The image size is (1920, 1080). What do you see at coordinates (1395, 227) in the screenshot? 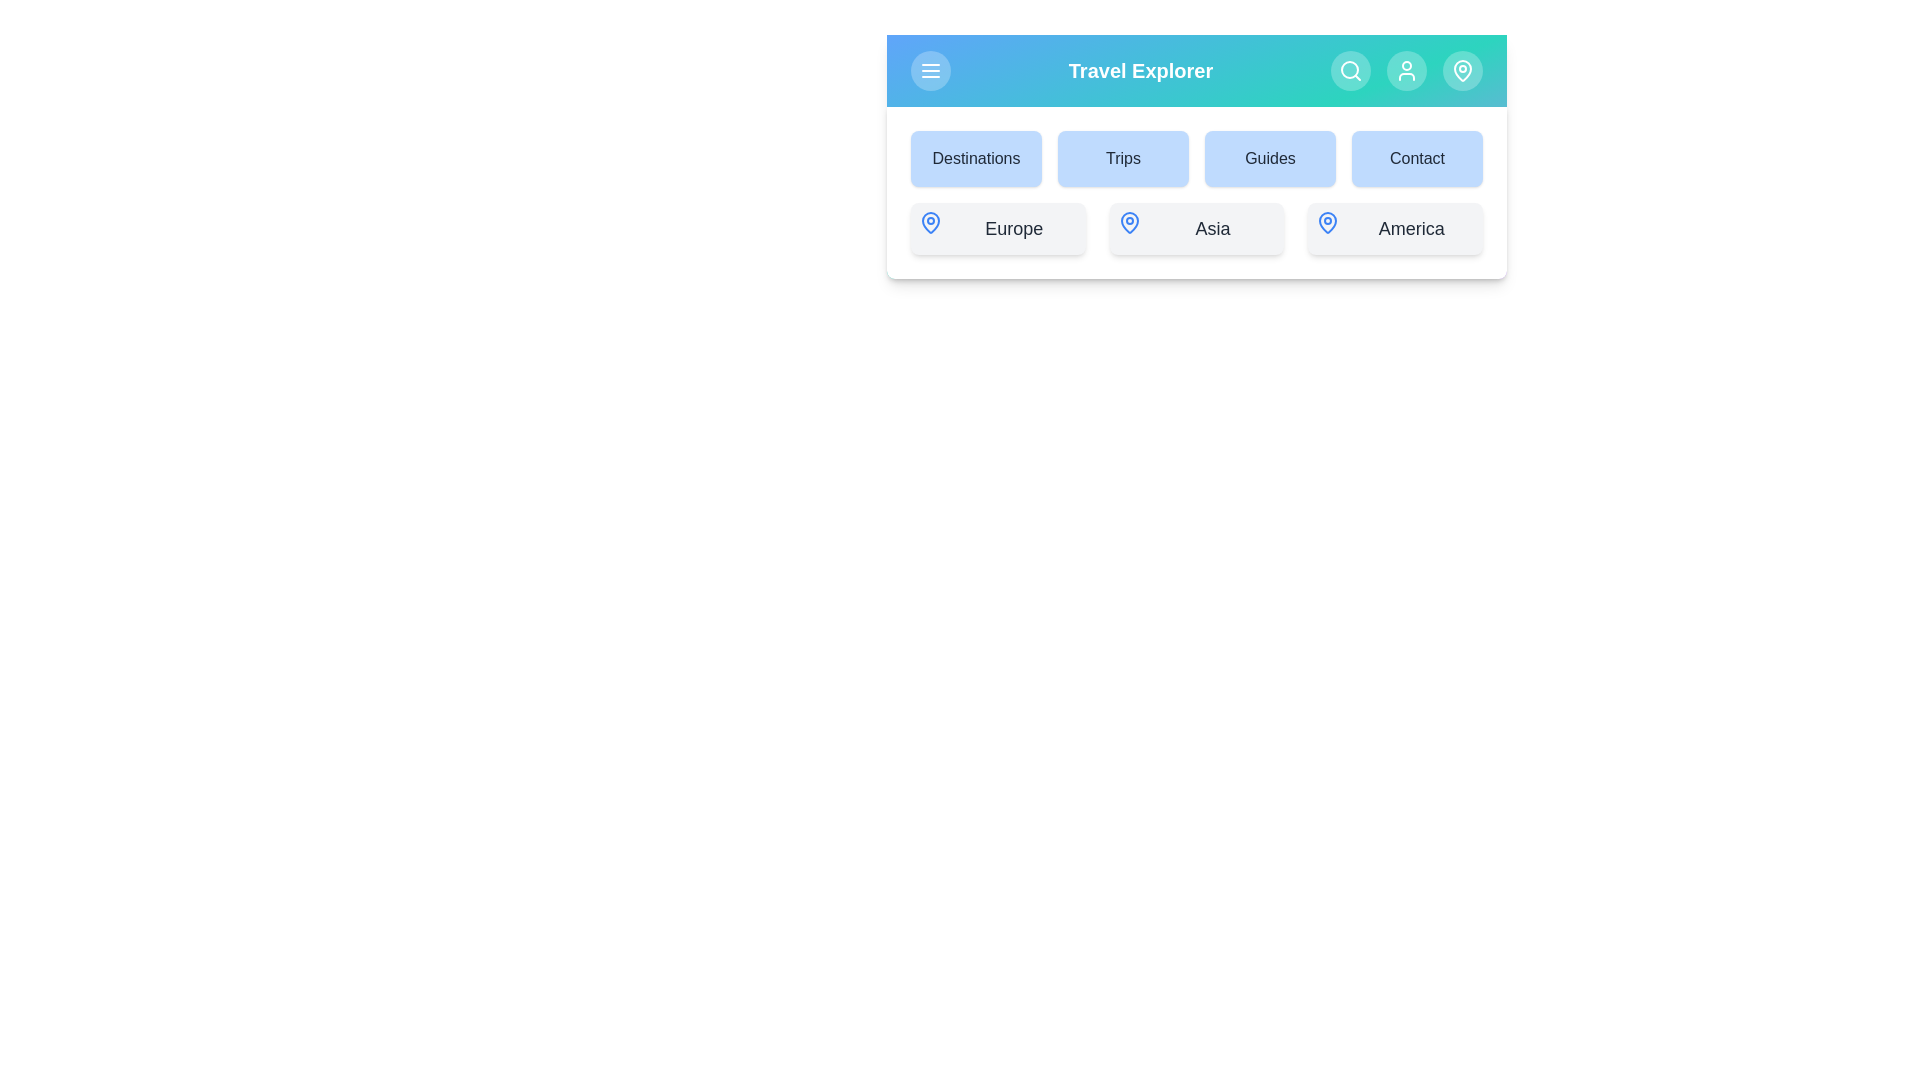
I see `the America button to select it` at bounding box center [1395, 227].